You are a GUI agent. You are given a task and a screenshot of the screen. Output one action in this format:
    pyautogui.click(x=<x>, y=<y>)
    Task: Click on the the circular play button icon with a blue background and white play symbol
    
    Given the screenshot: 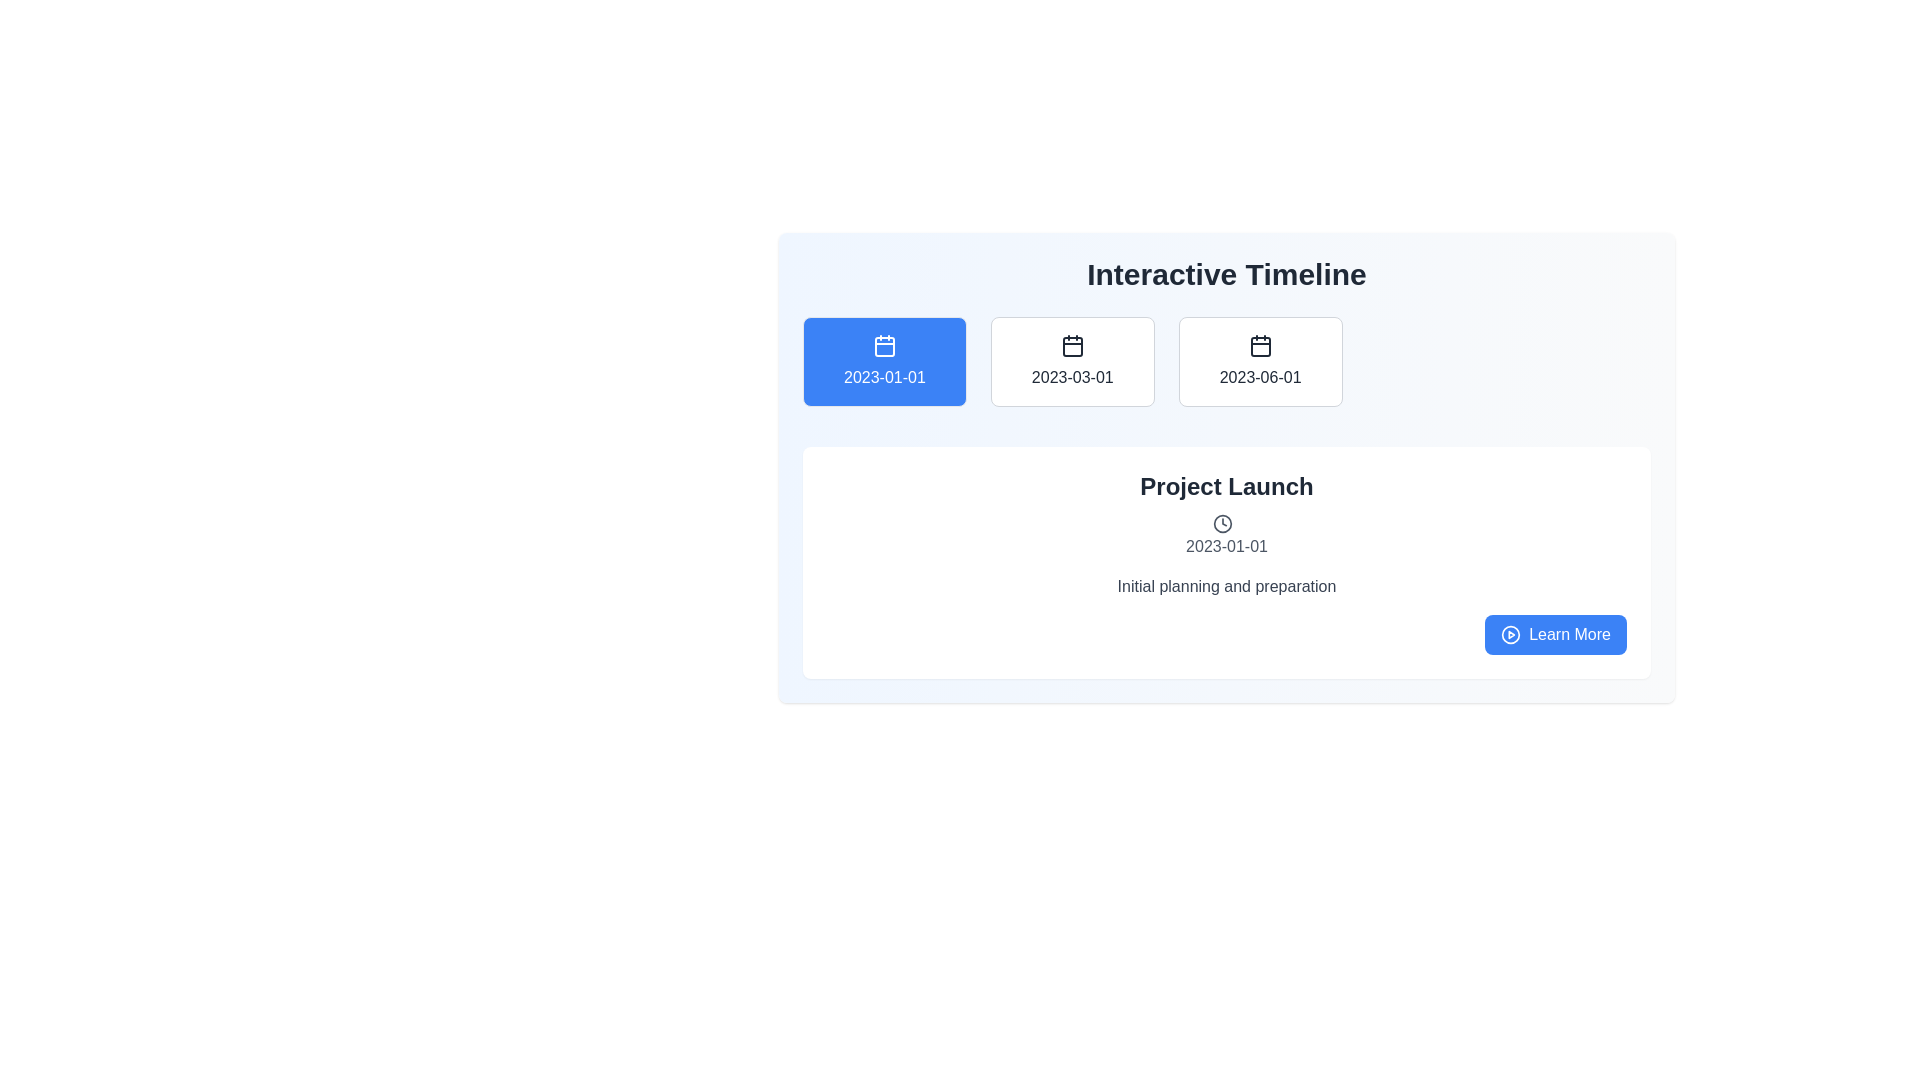 What is the action you would take?
    pyautogui.click(x=1511, y=635)
    